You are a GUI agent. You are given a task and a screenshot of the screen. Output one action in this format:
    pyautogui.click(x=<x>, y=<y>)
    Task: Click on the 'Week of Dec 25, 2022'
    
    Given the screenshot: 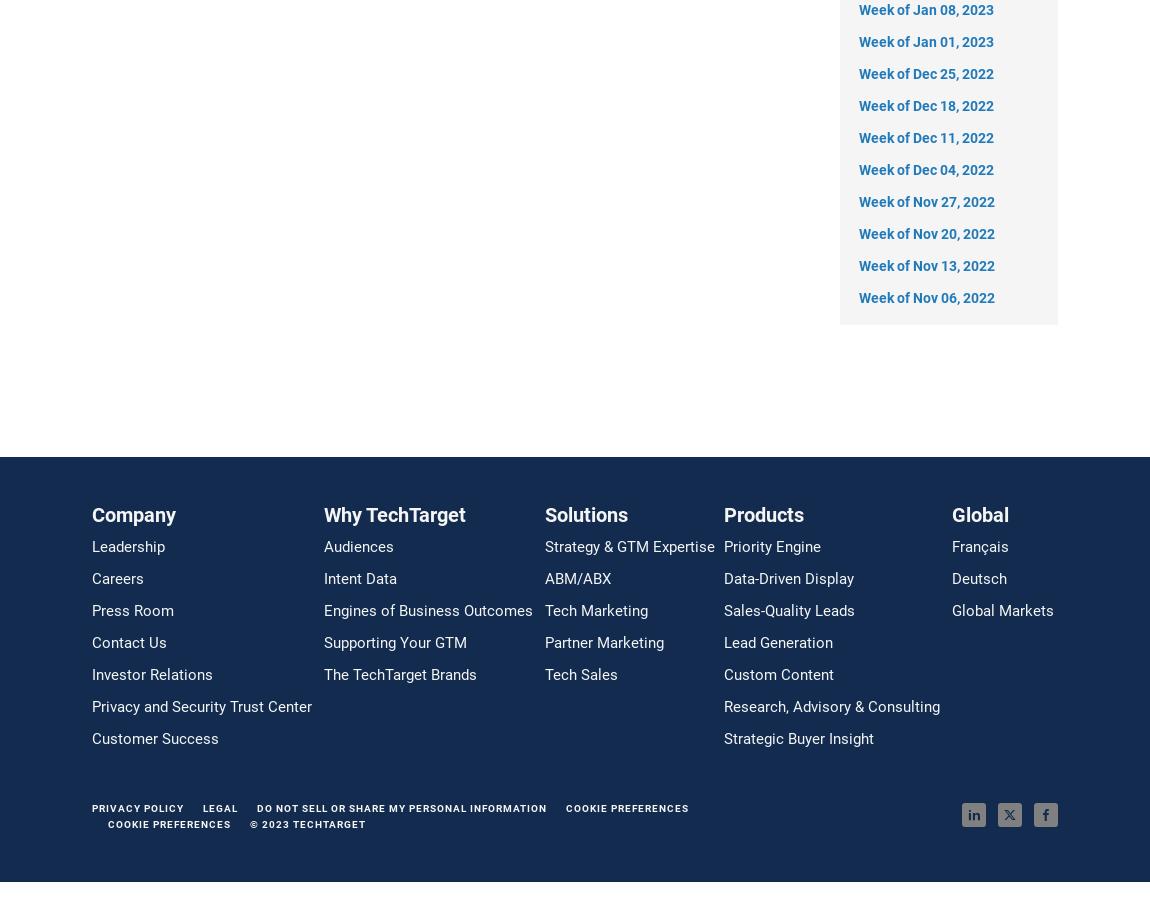 What is the action you would take?
    pyautogui.click(x=858, y=72)
    